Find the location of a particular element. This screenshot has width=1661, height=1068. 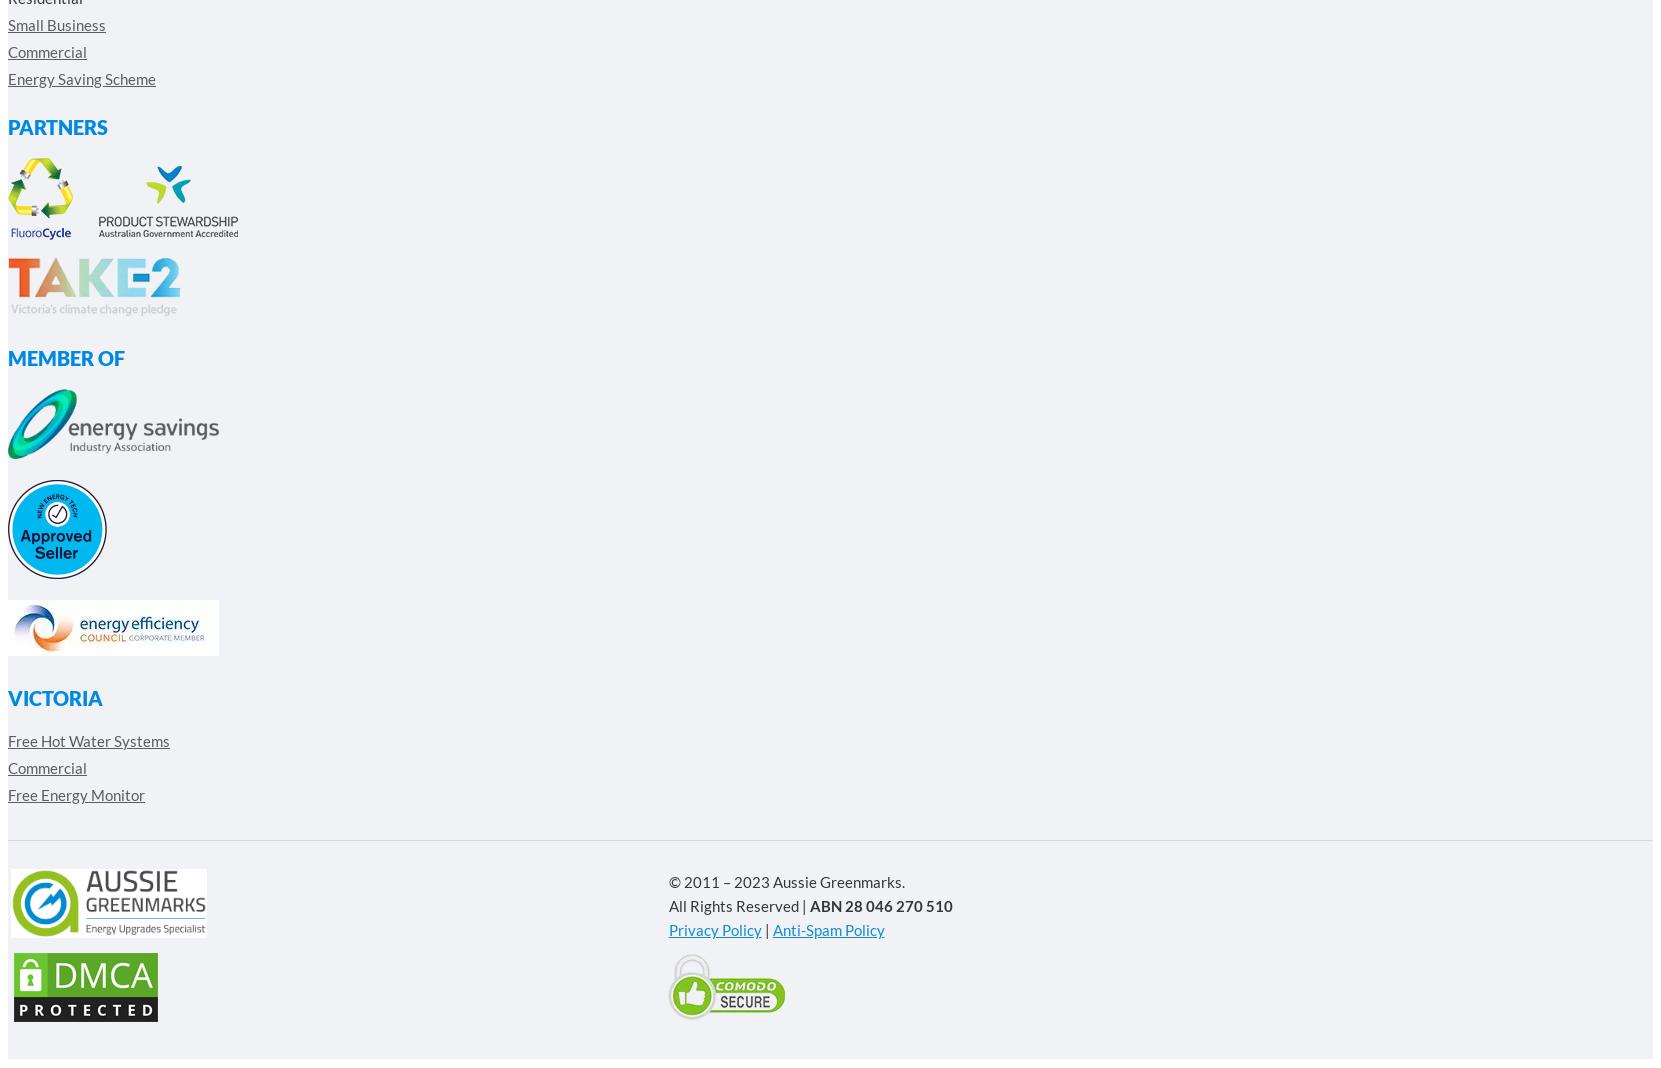

'Privacy Policy' is located at coordinates (714, 929).